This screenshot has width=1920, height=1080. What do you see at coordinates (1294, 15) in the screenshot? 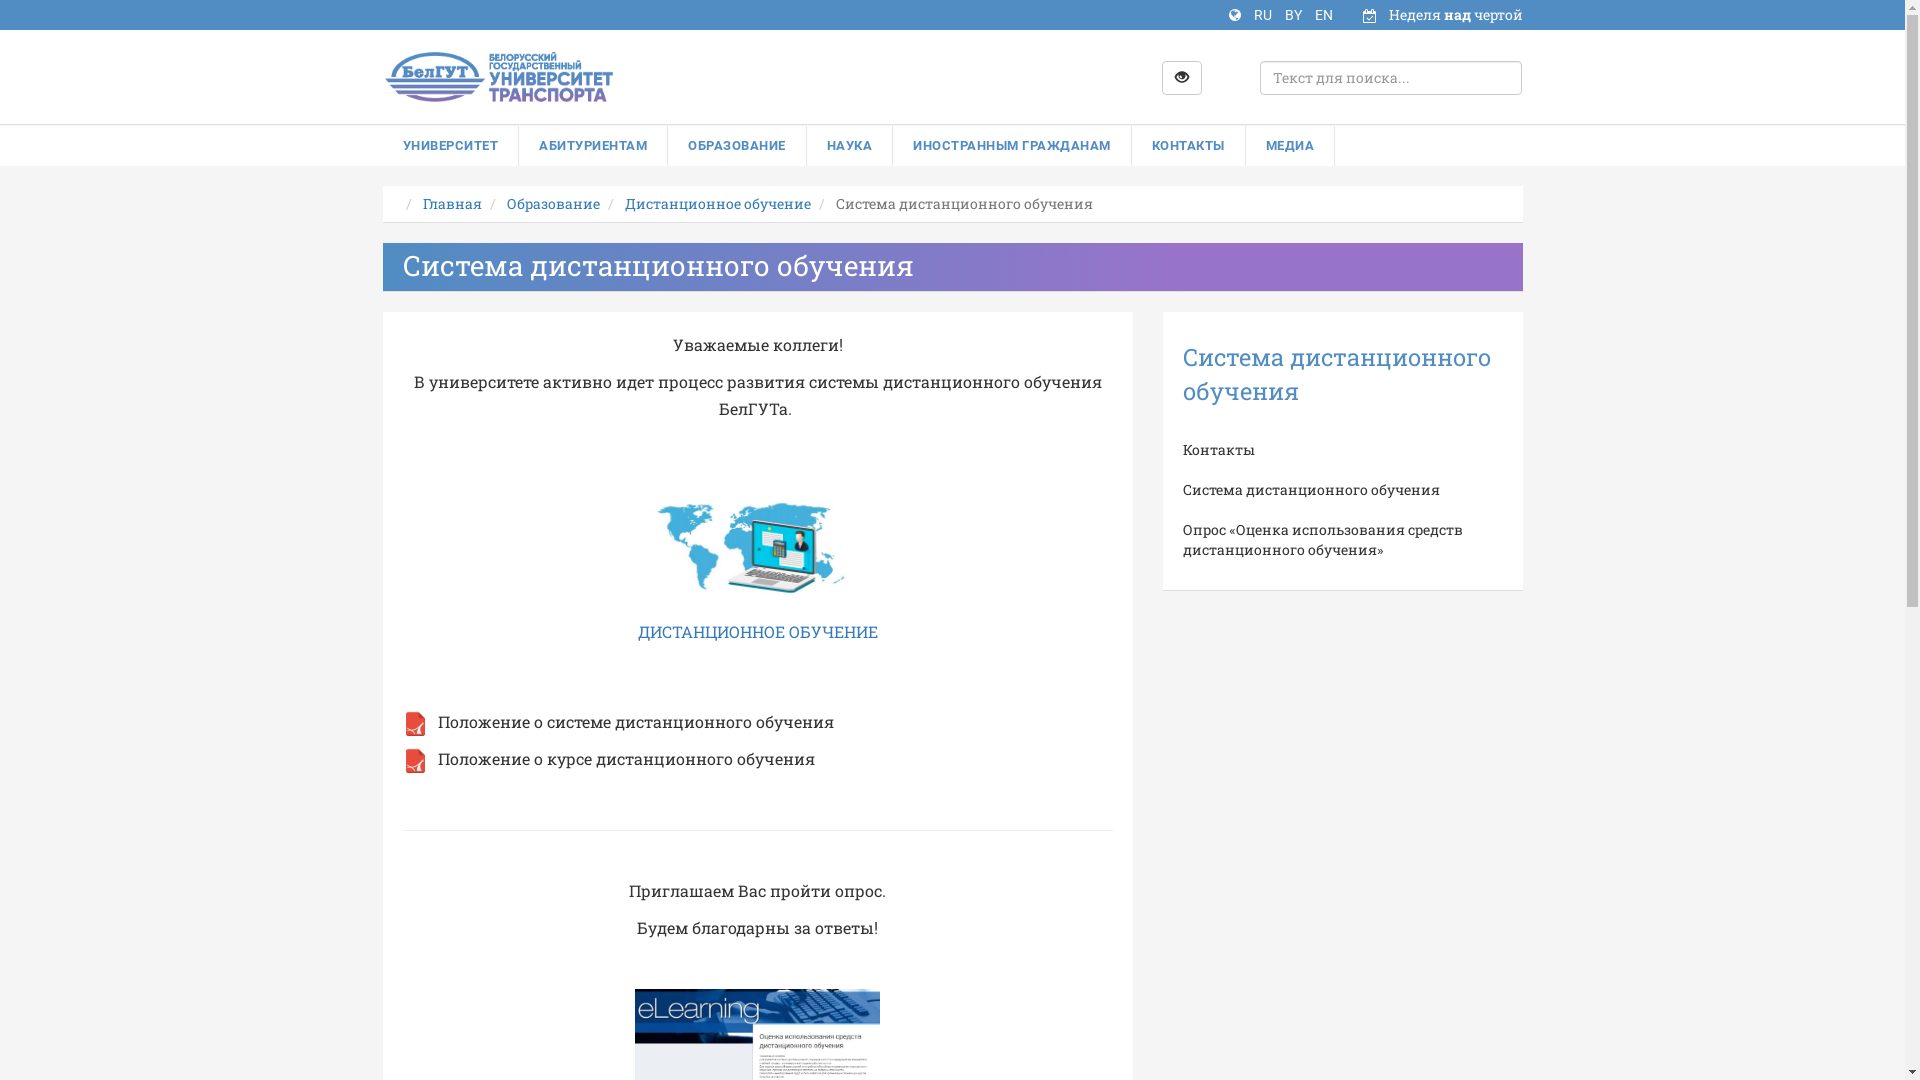
I see `'BY'` at bounding box center [1294, 15].